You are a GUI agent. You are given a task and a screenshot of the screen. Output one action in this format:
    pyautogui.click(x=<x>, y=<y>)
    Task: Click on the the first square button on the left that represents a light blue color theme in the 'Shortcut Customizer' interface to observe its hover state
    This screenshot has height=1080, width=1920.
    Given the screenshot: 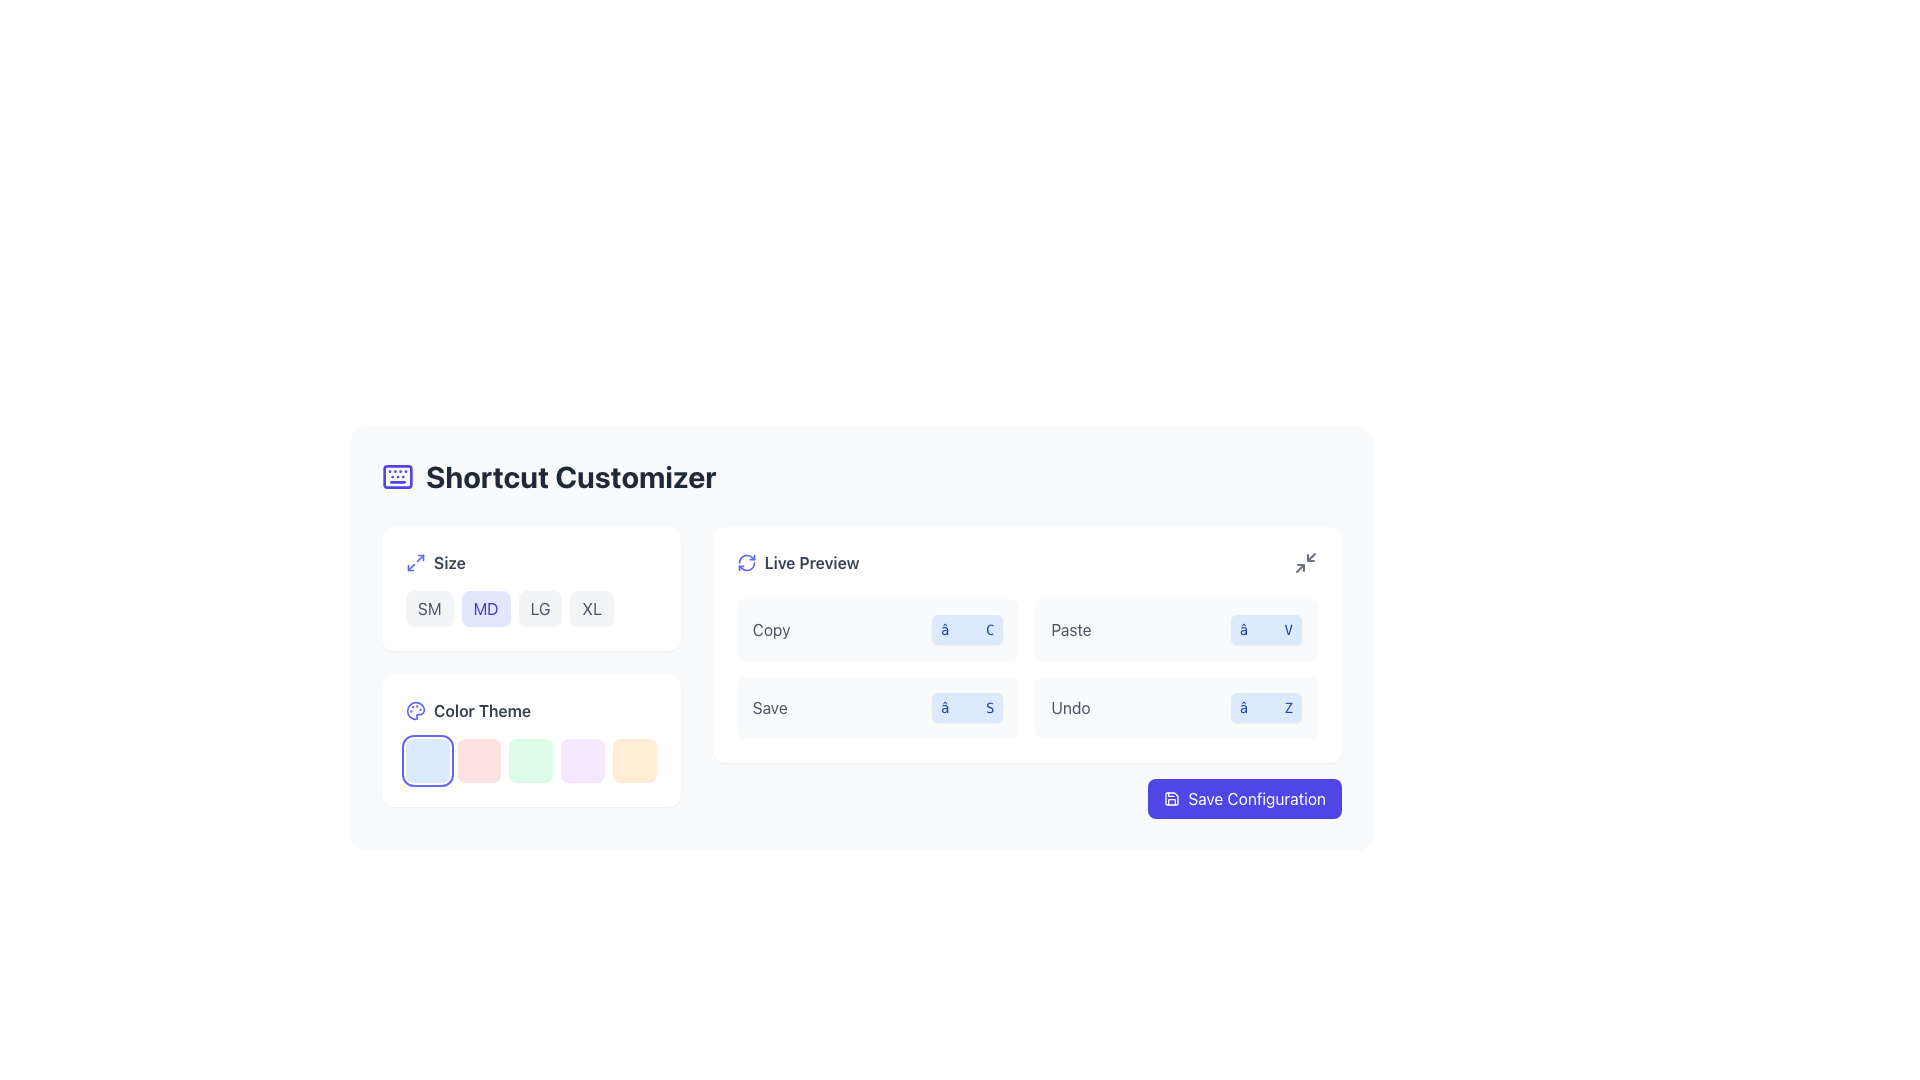 What is the action you would take?
    pyautogui.click(x=426, y=760)
    